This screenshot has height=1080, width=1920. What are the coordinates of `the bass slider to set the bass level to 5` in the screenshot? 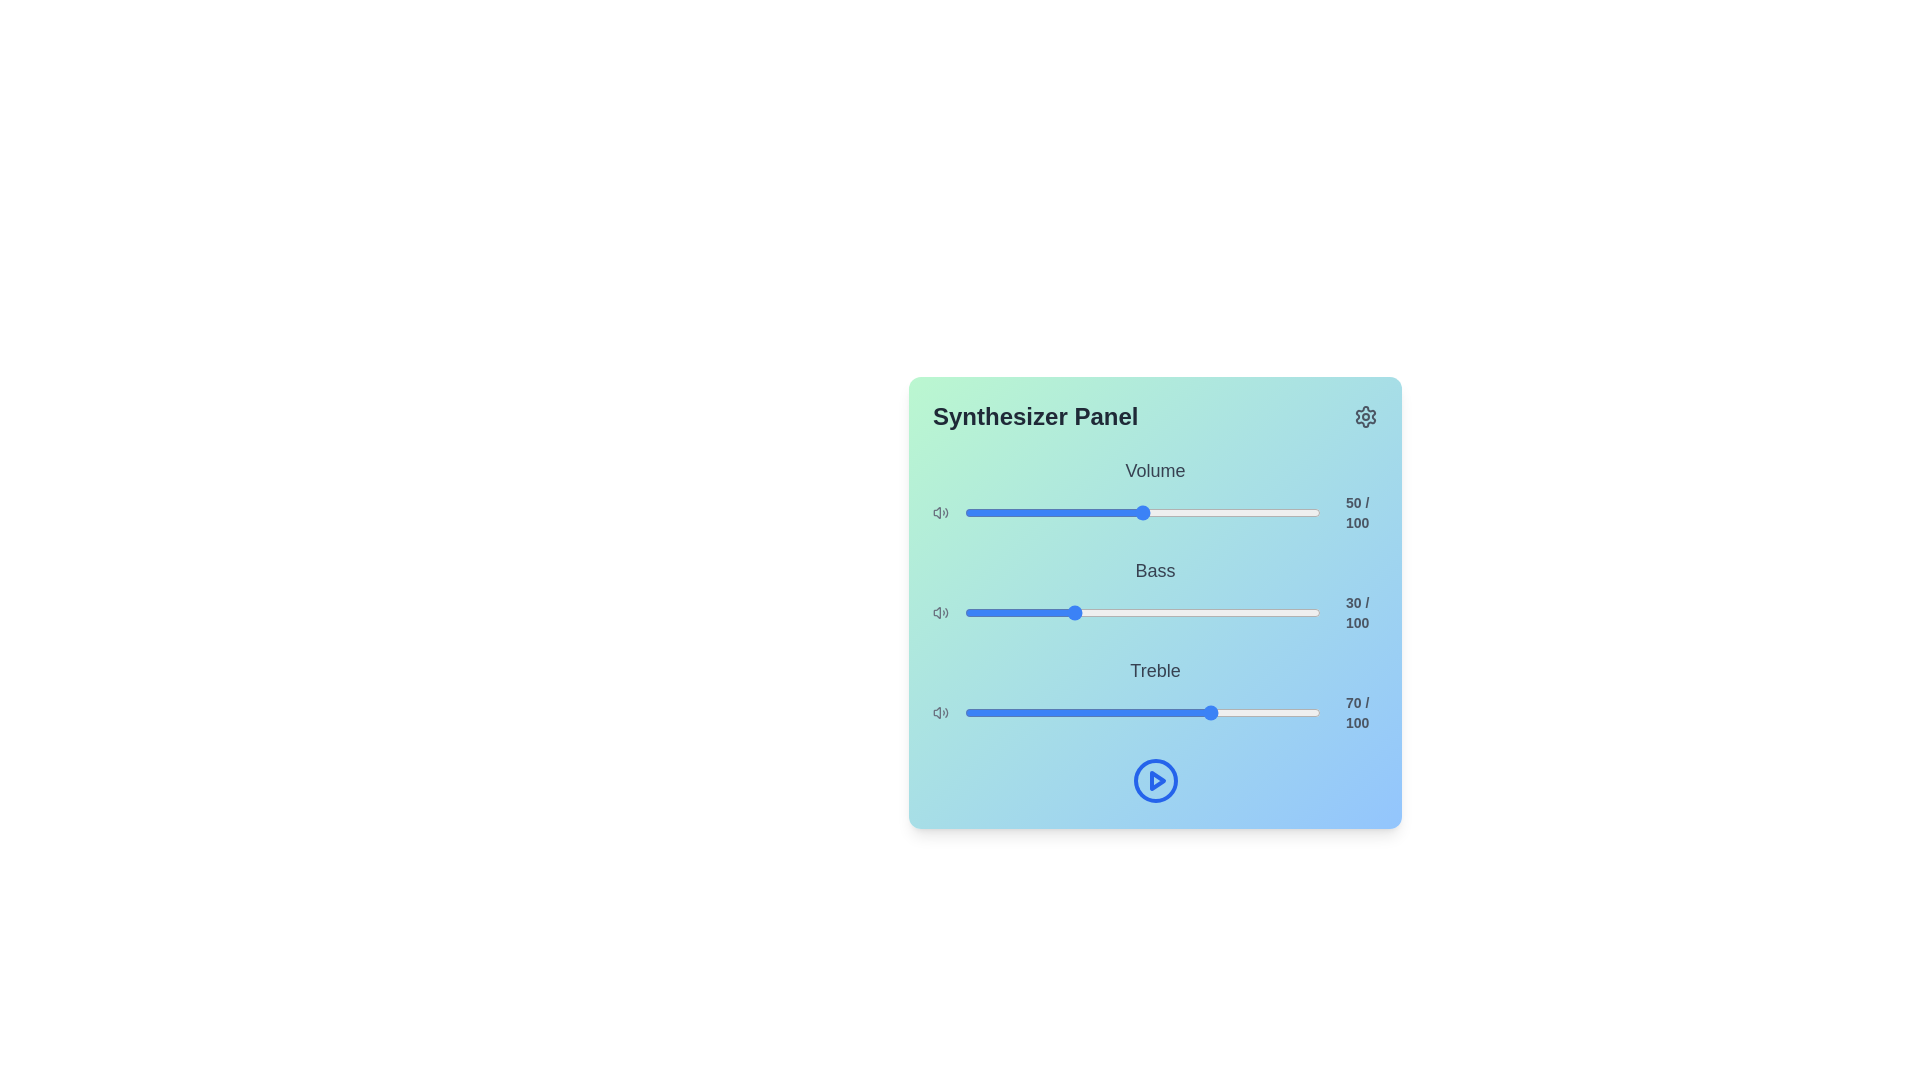 It's located at (982, 612).